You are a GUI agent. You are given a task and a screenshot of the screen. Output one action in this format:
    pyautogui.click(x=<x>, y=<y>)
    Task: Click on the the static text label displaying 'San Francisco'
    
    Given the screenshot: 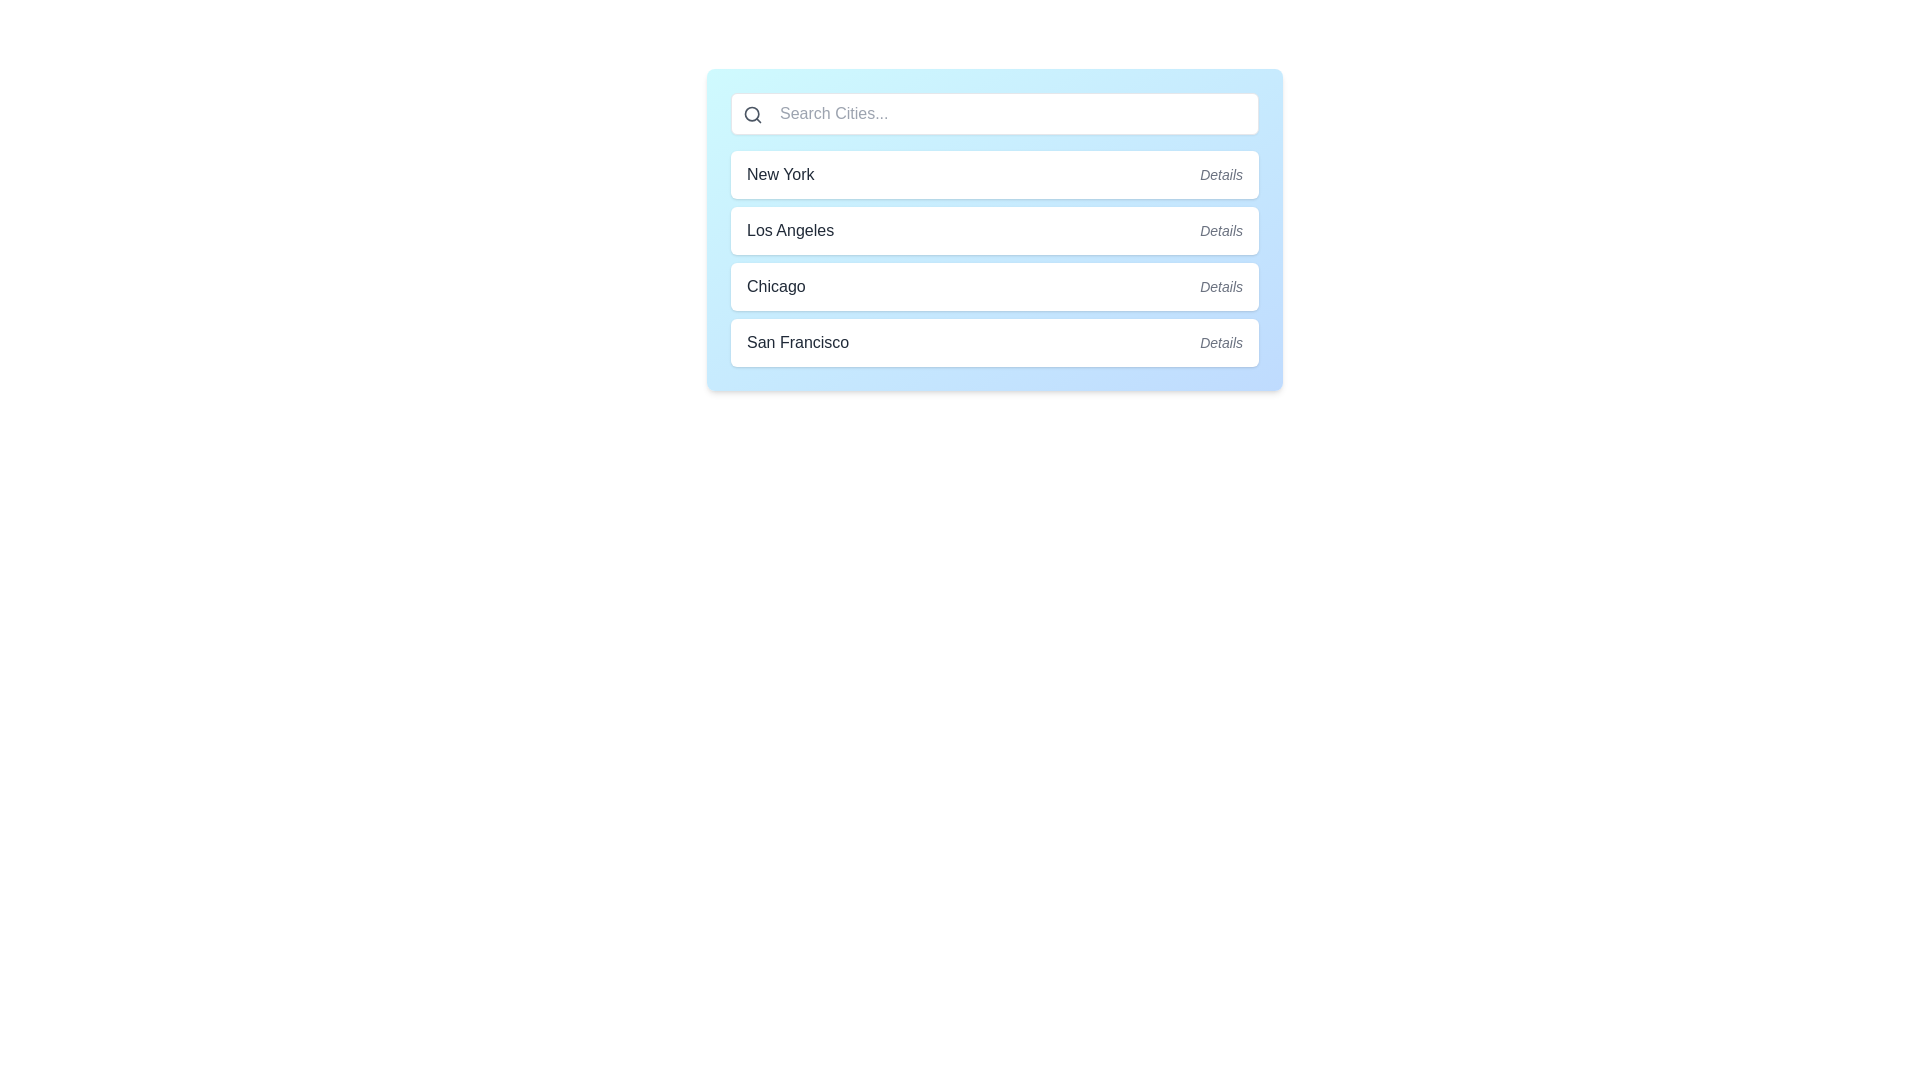 What is the action you would take?
    pyautogui.click(x=797, y=342)
    